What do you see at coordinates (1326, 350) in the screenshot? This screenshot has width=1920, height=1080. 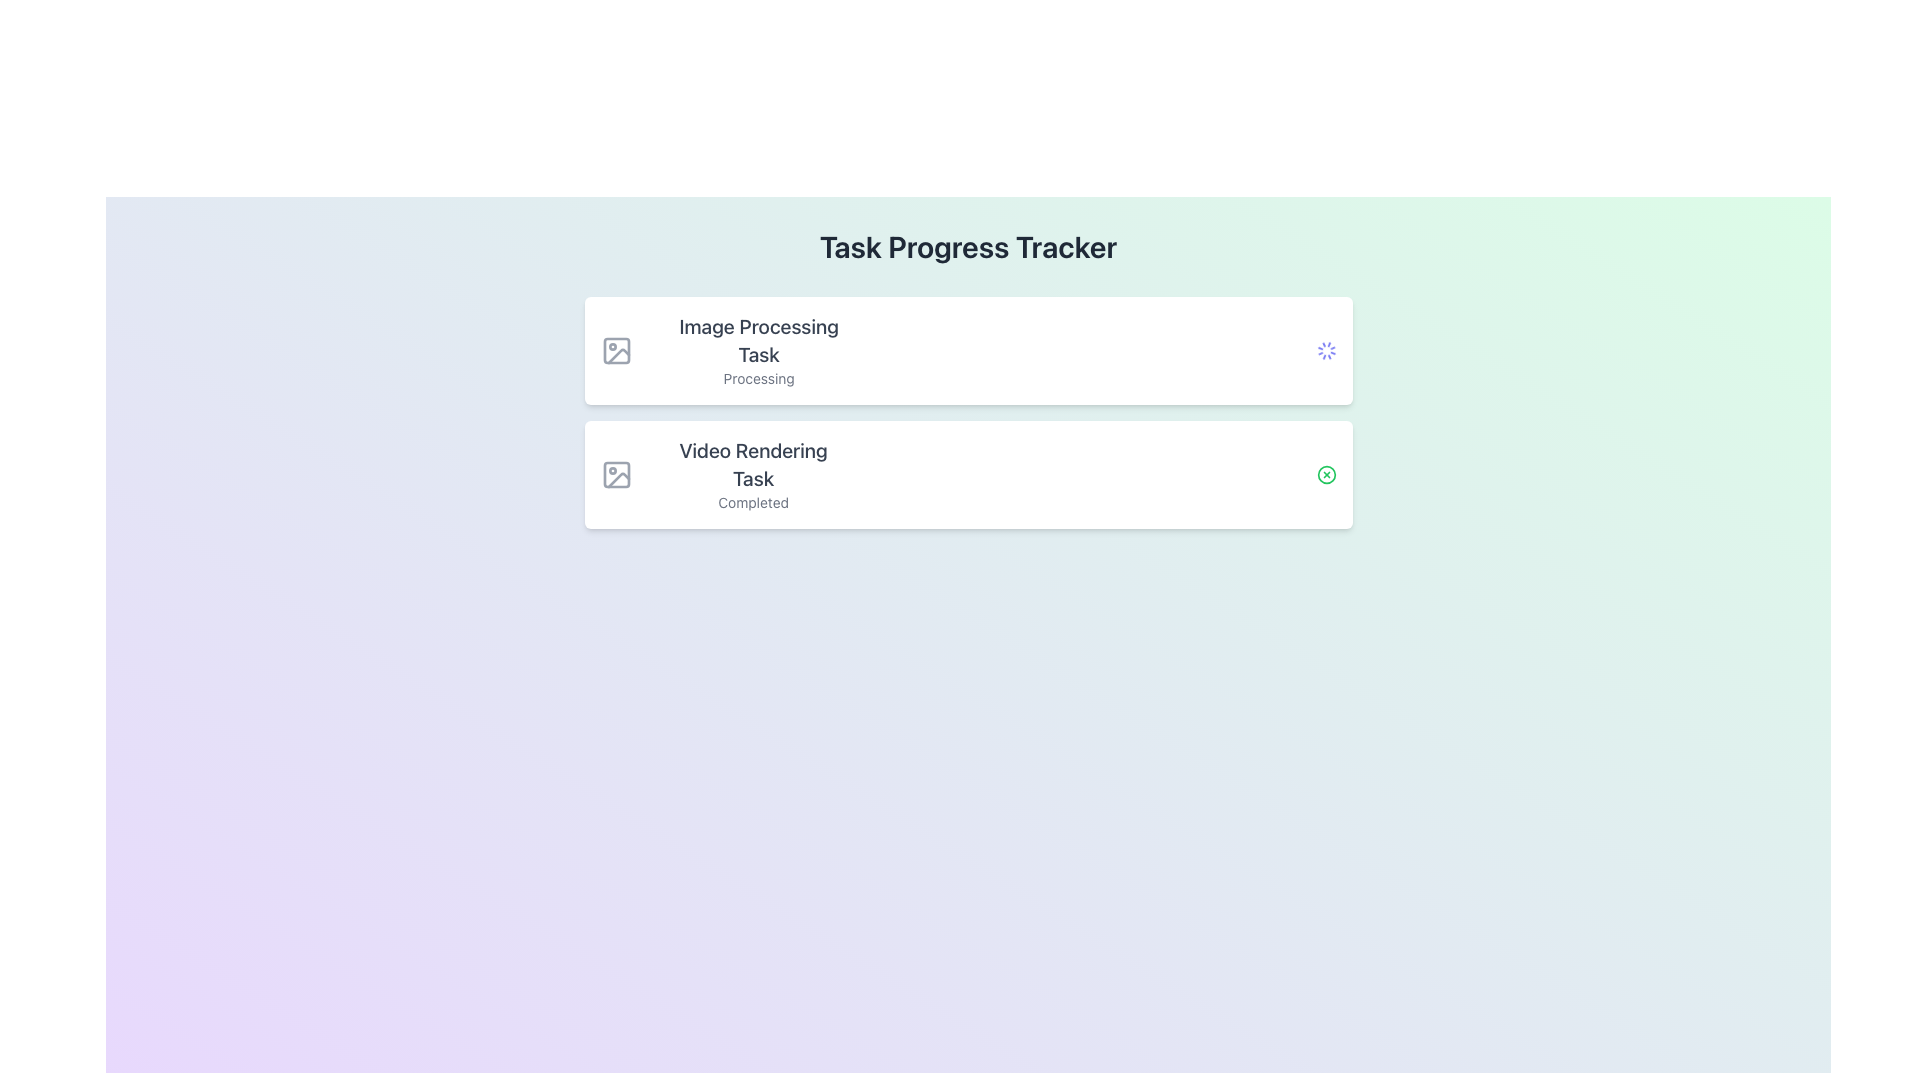 I see `the small circular loader icon, styled in blue, located at the top-right end of the 'Image Processing Task' card` at bounding box center [1326, 350].